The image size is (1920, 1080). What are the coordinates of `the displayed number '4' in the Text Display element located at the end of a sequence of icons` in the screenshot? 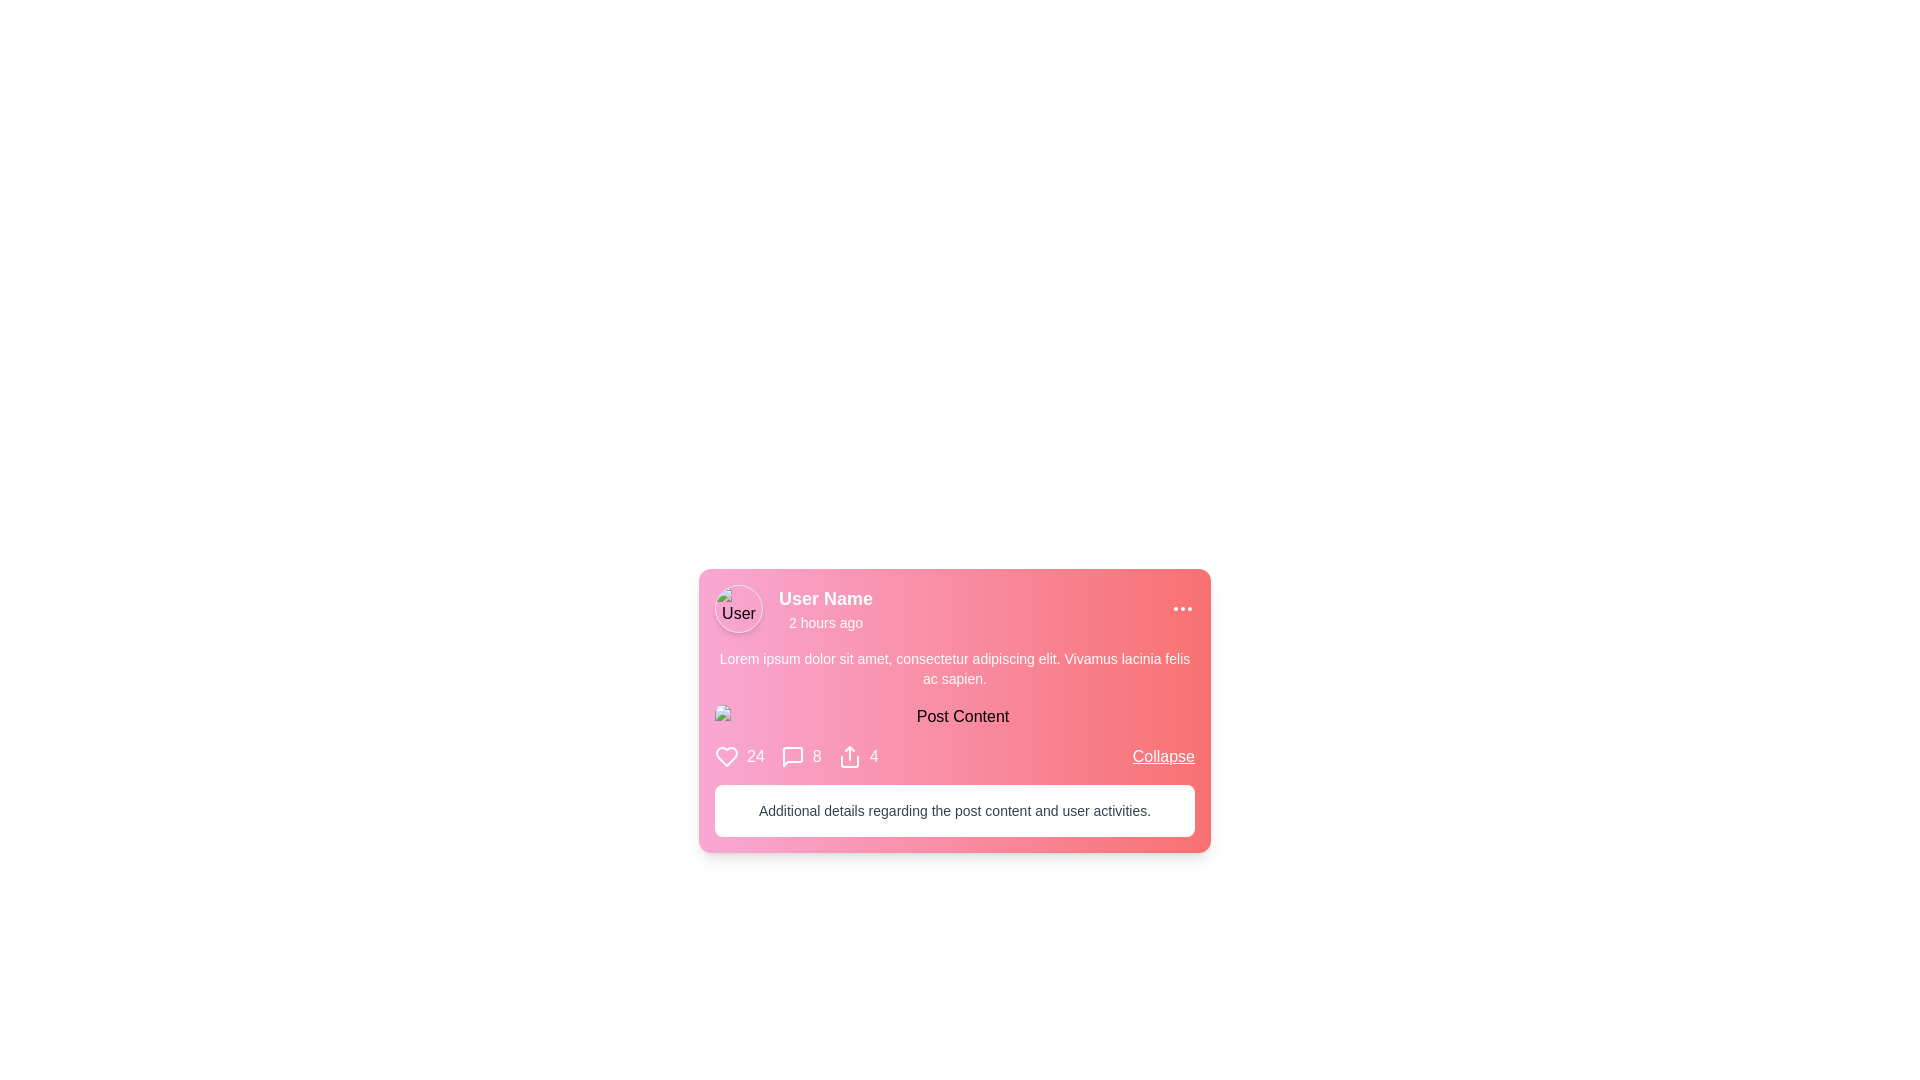 It's located at (874, 756).